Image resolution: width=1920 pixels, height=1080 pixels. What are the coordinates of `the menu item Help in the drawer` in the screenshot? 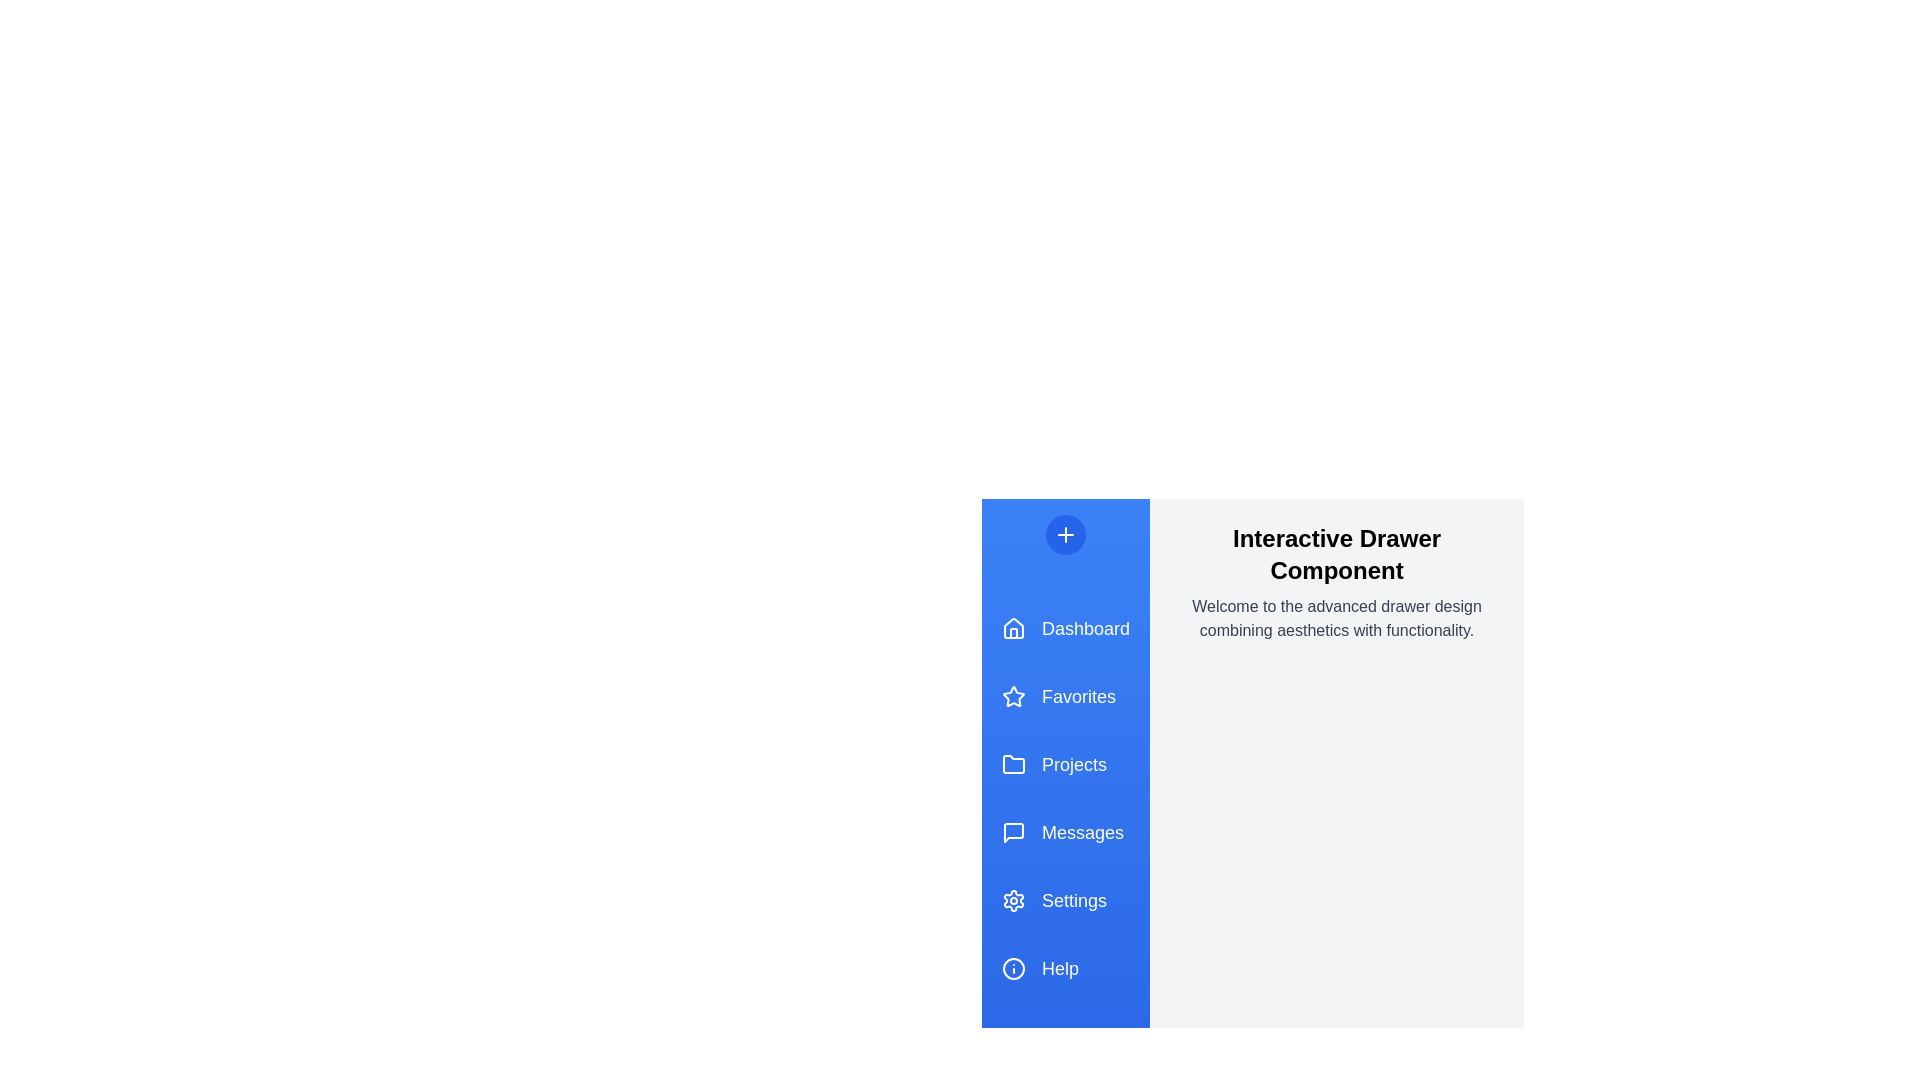 It's located at (1064, 967).